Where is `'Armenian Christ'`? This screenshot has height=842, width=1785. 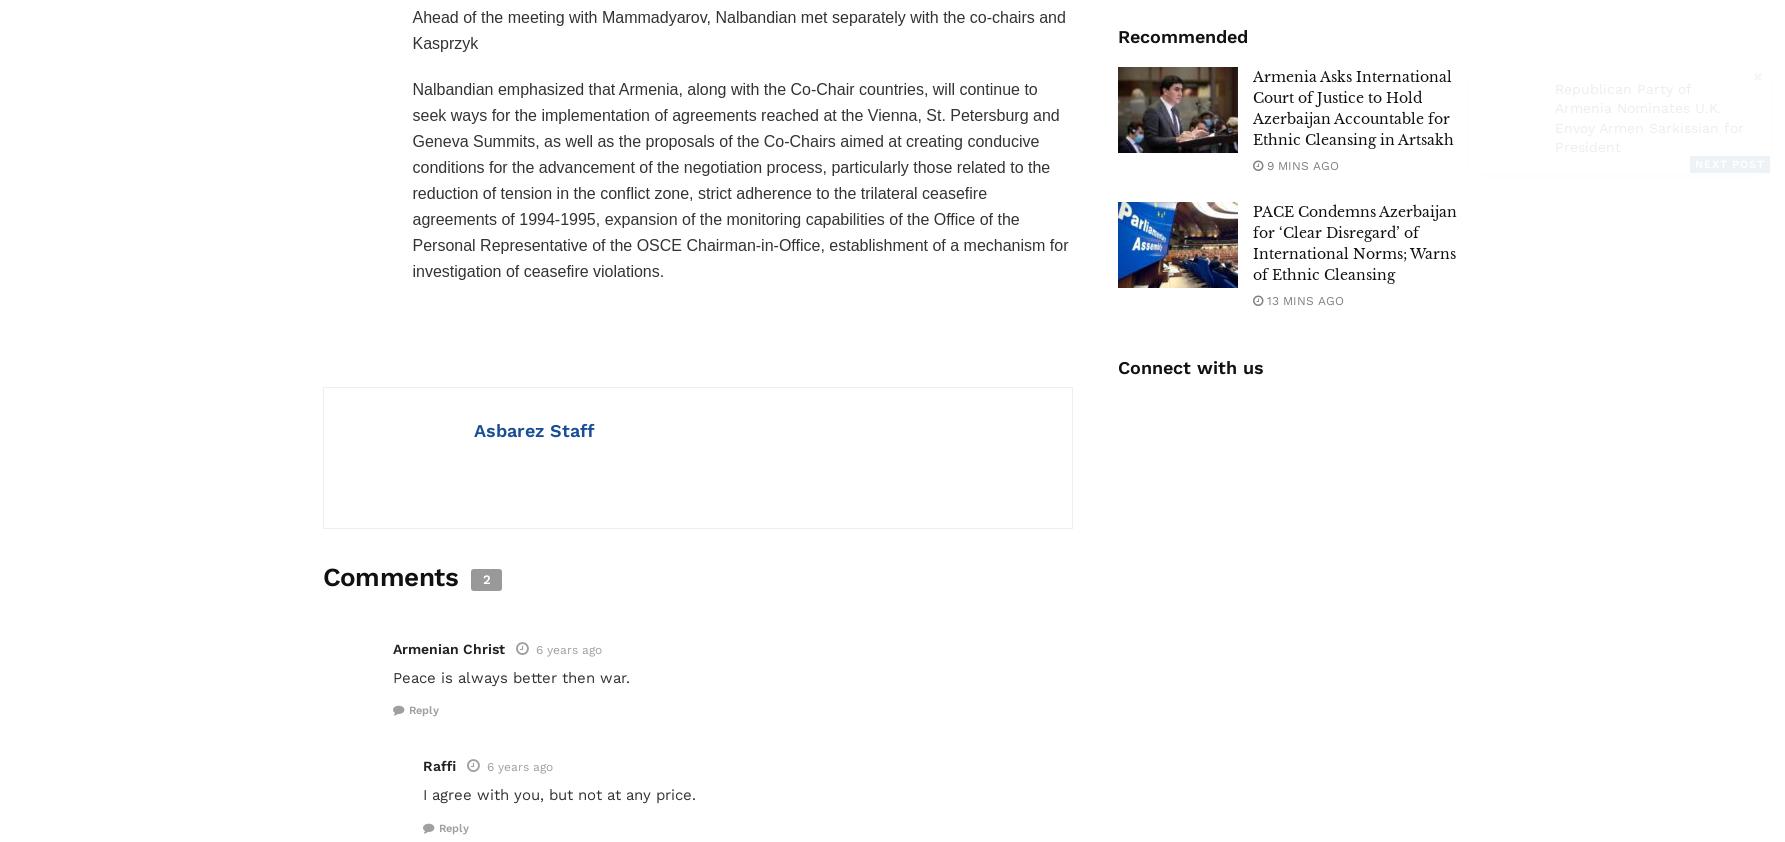 'Armenian Christ' is located at coordinates (447, 648).